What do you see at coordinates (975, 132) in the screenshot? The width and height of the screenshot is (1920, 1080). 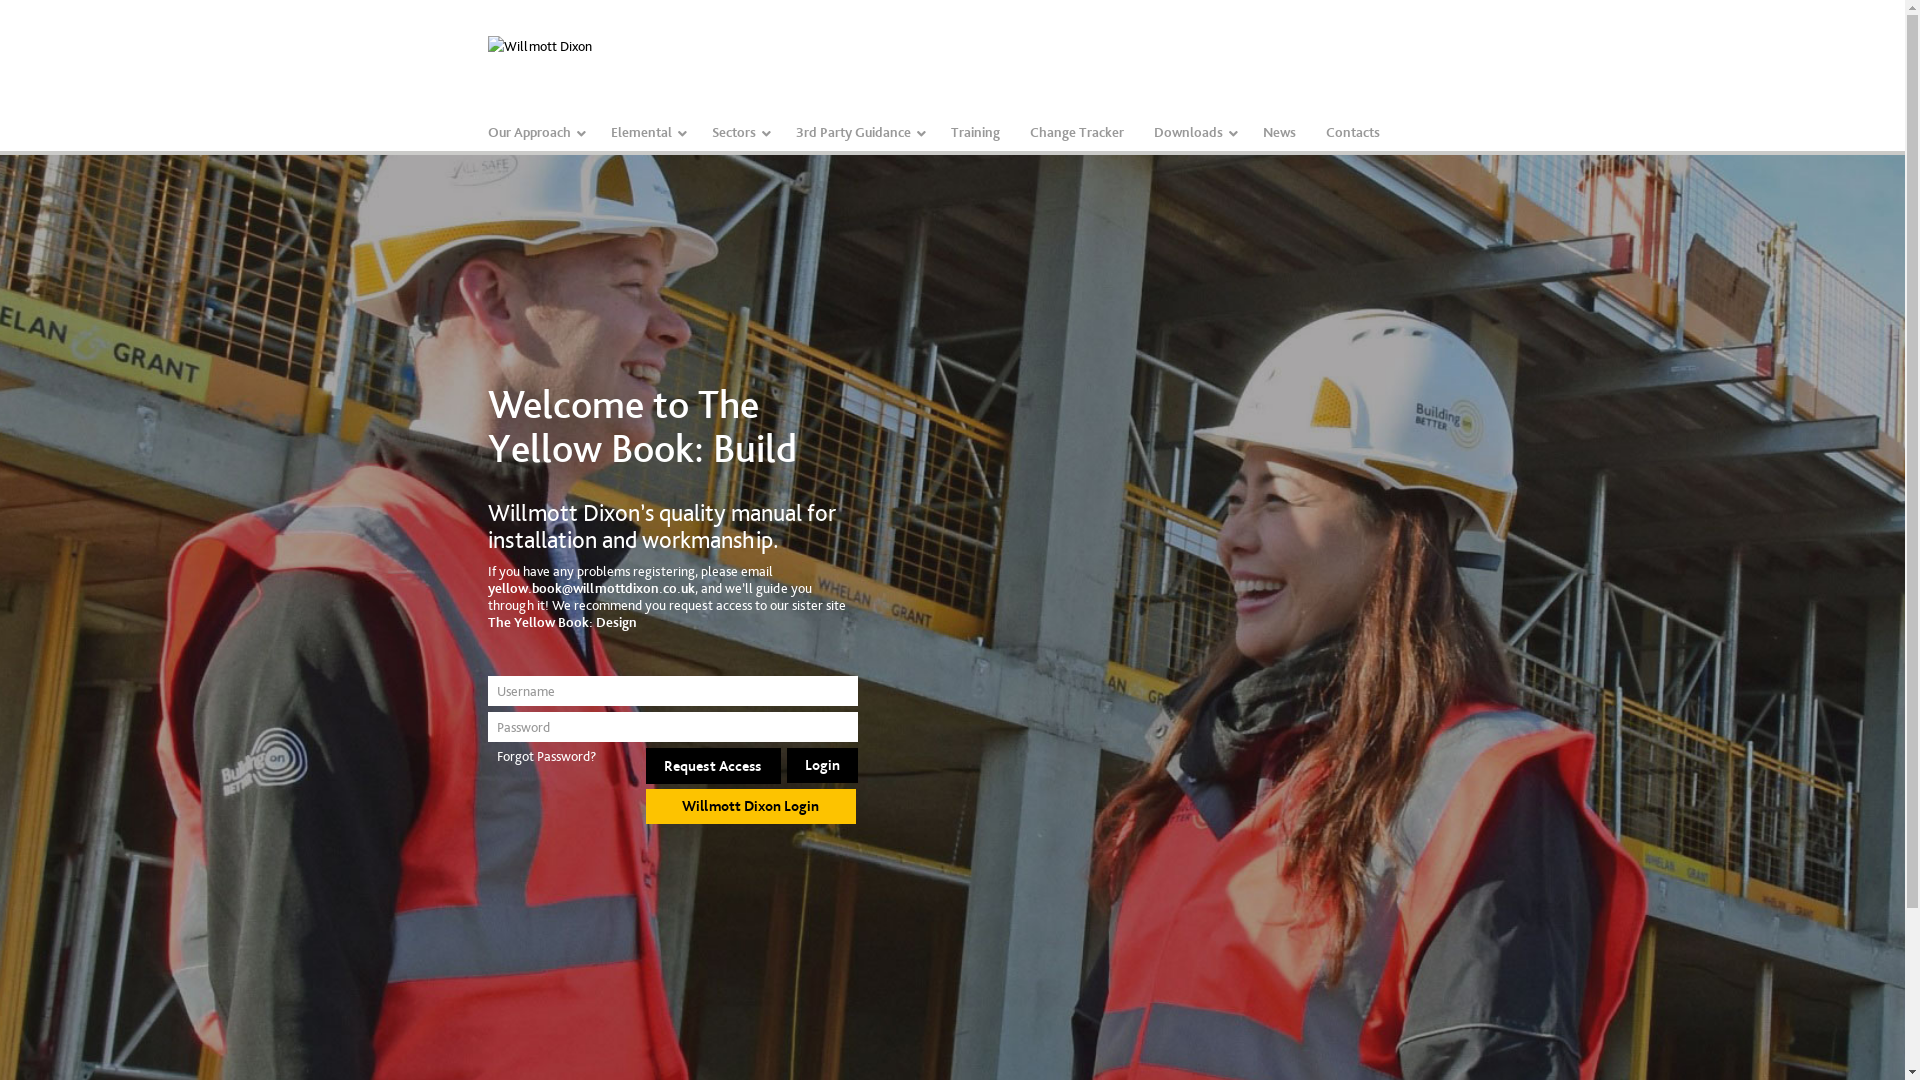 I see `'Training'` at bounding box center [975, 132].